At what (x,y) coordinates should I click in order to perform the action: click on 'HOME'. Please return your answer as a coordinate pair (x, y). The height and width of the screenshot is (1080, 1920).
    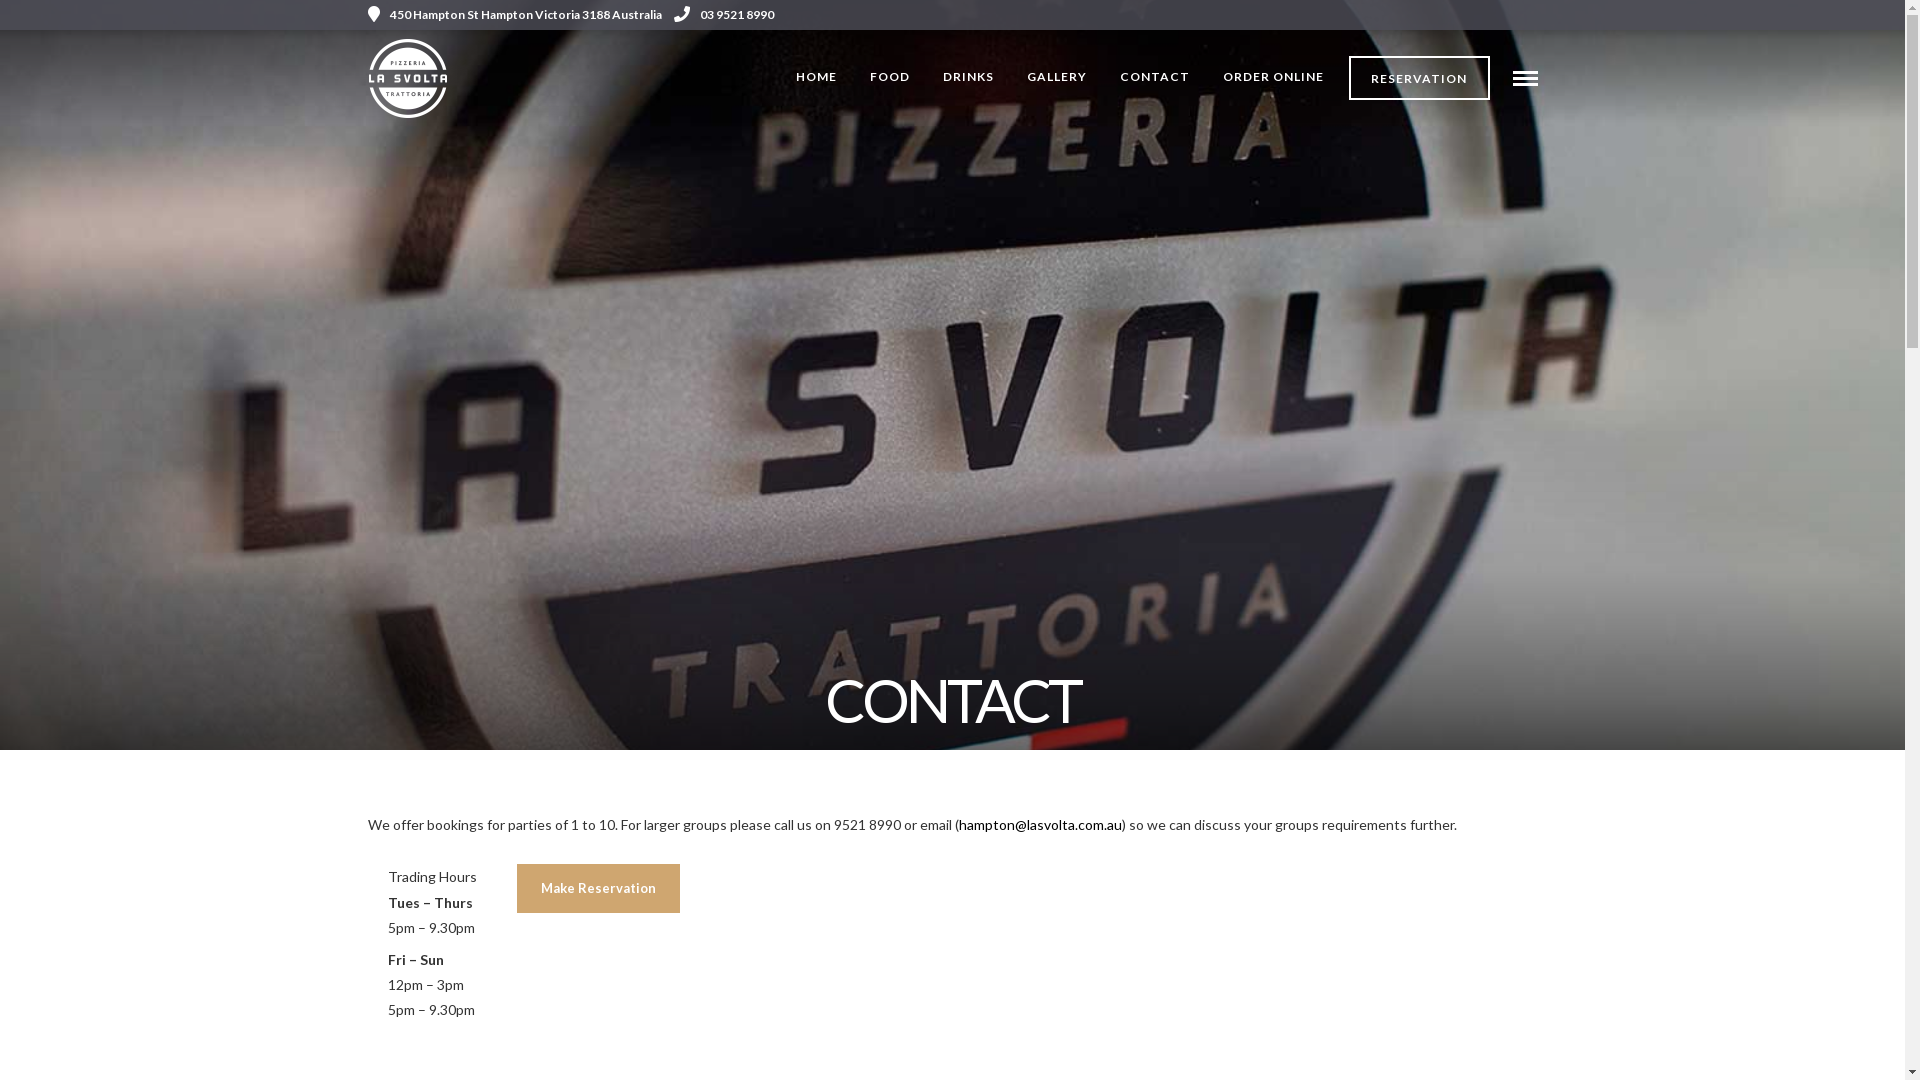
    Looking at the image, I should click on (780, 76).